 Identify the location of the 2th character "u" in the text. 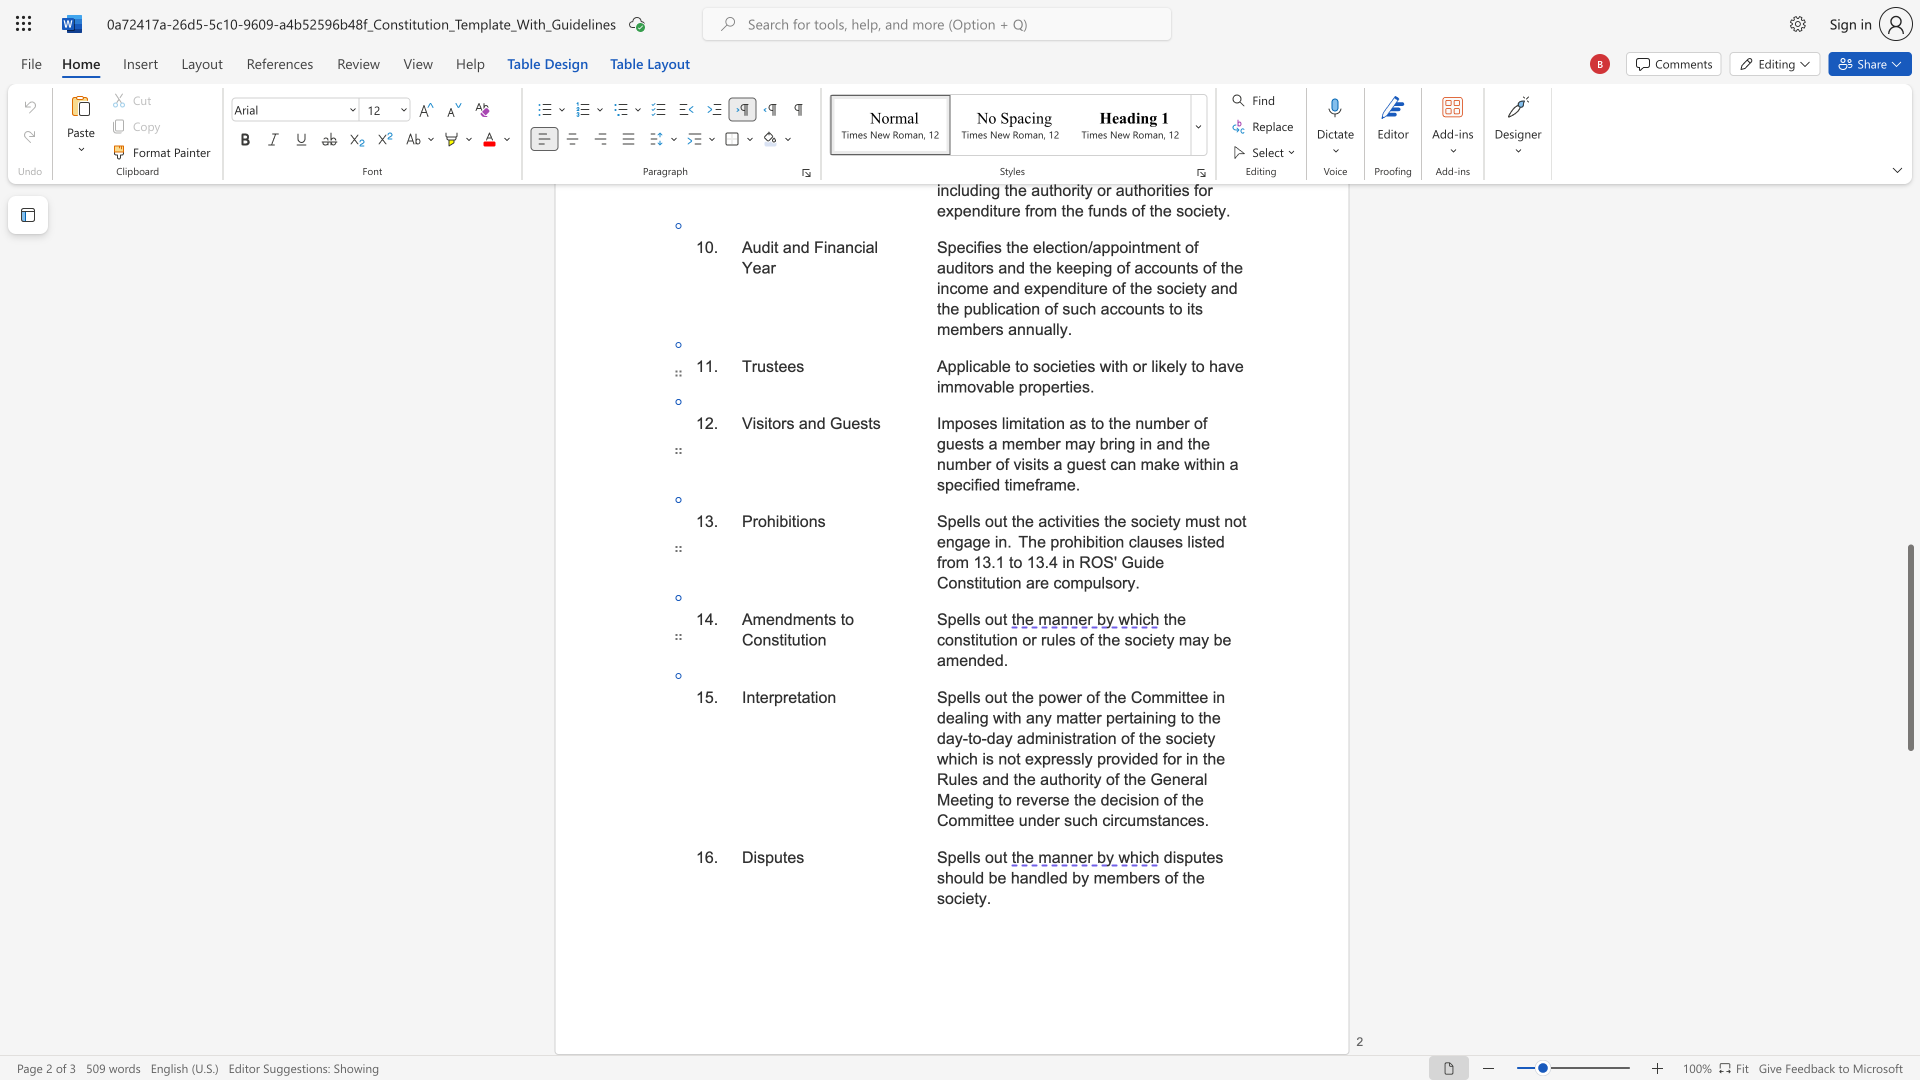
(1049, 640).